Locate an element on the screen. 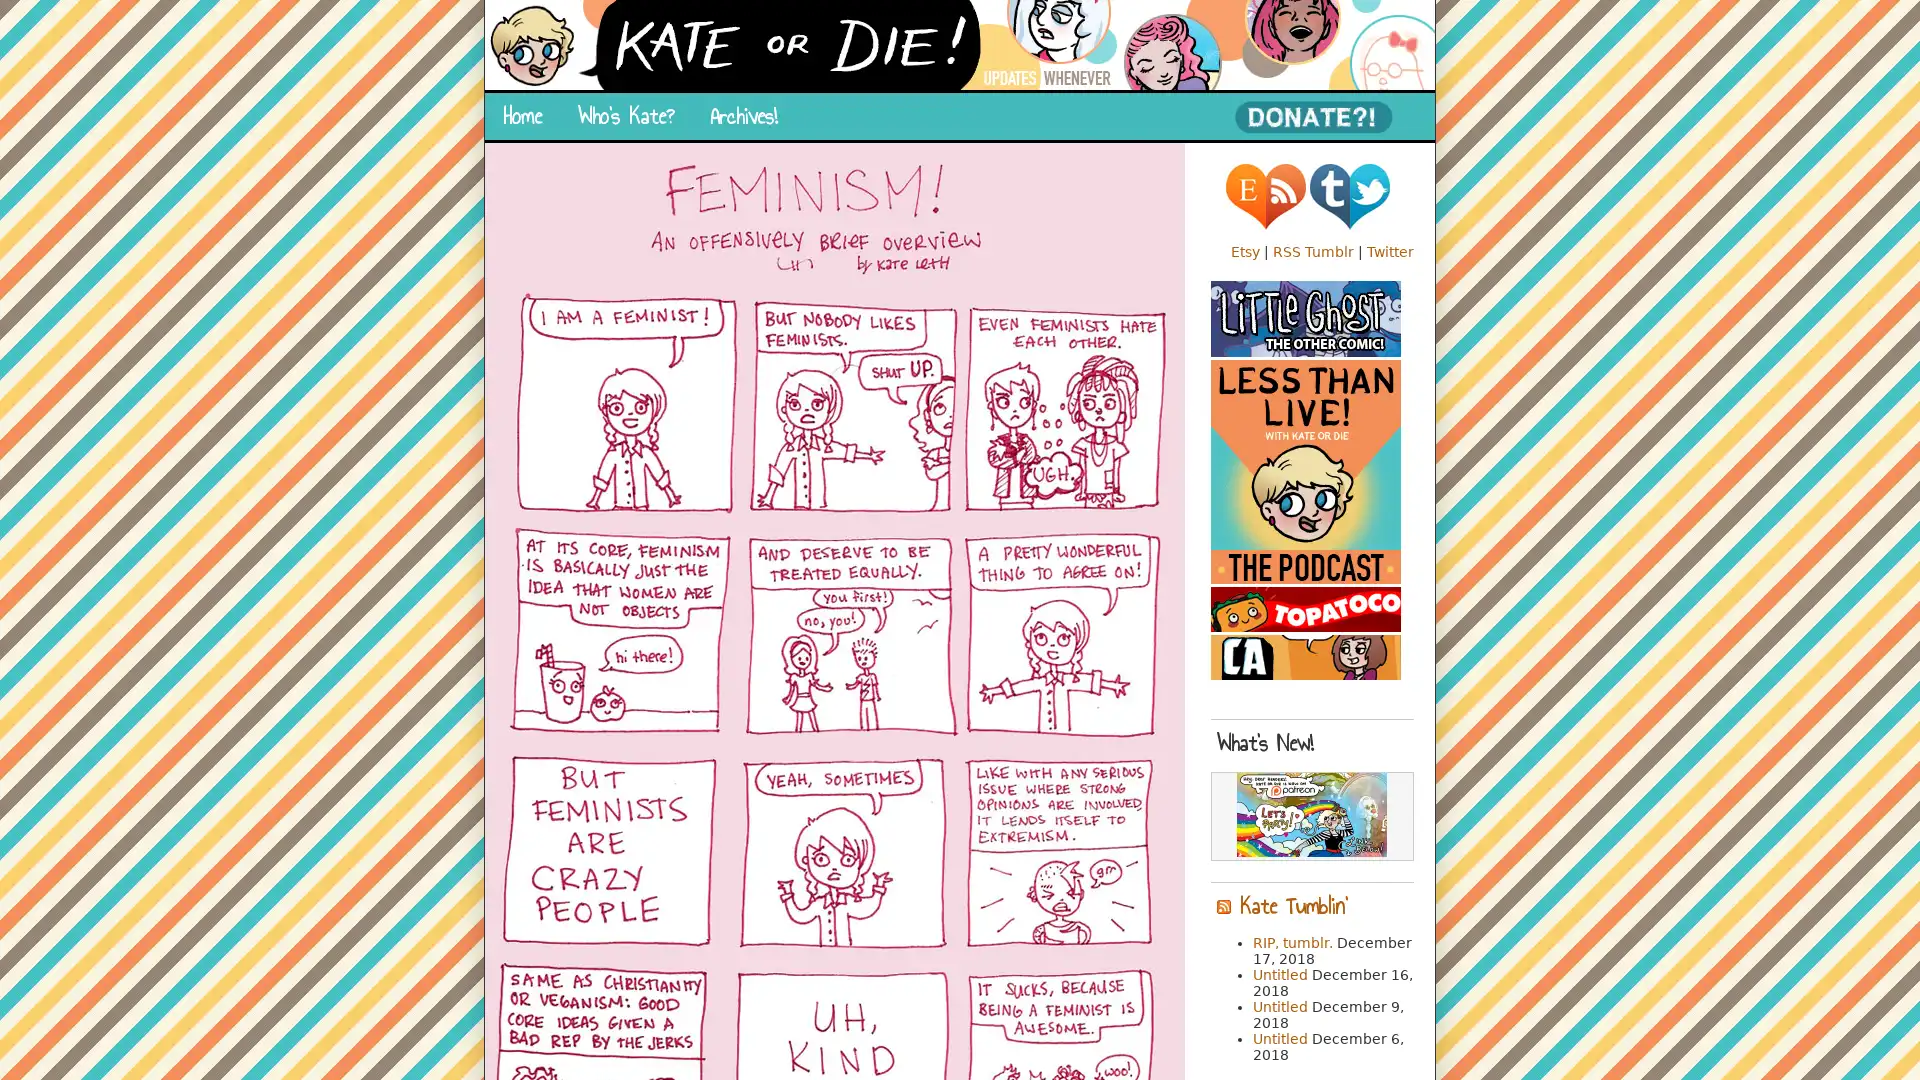 The height and width of the screenshot is (1080, 1920). PayPal - The safer, easier way to pay online! is located at coordinates (1312, 117).